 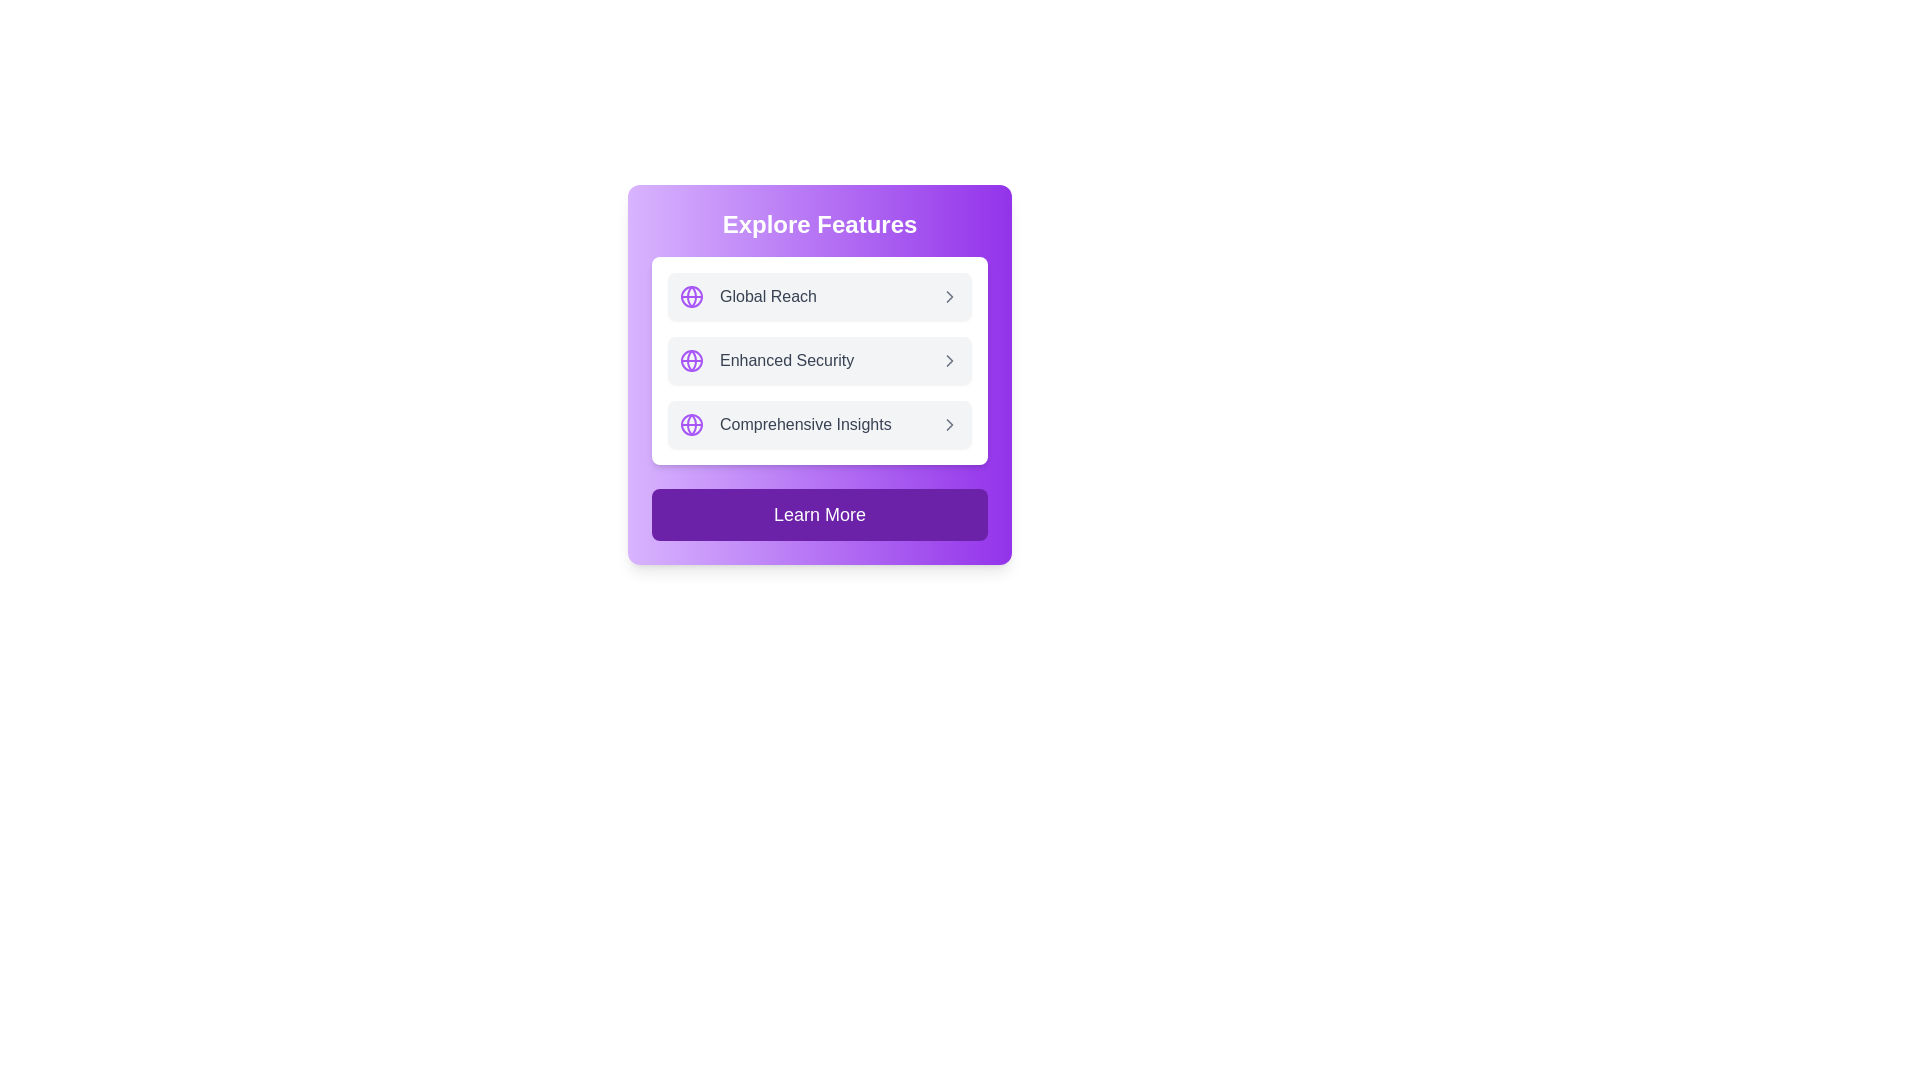 What do you see at coordinates (691, 297) in the screenshot?
I see `the decorative circular vector graphic representing the 'Global Reach' feature, which is located to the left of the text label 'Global Reach' in the interactive panel with a purple gradient header entitled 'Explore Features'` at bounding box center [691, 297].